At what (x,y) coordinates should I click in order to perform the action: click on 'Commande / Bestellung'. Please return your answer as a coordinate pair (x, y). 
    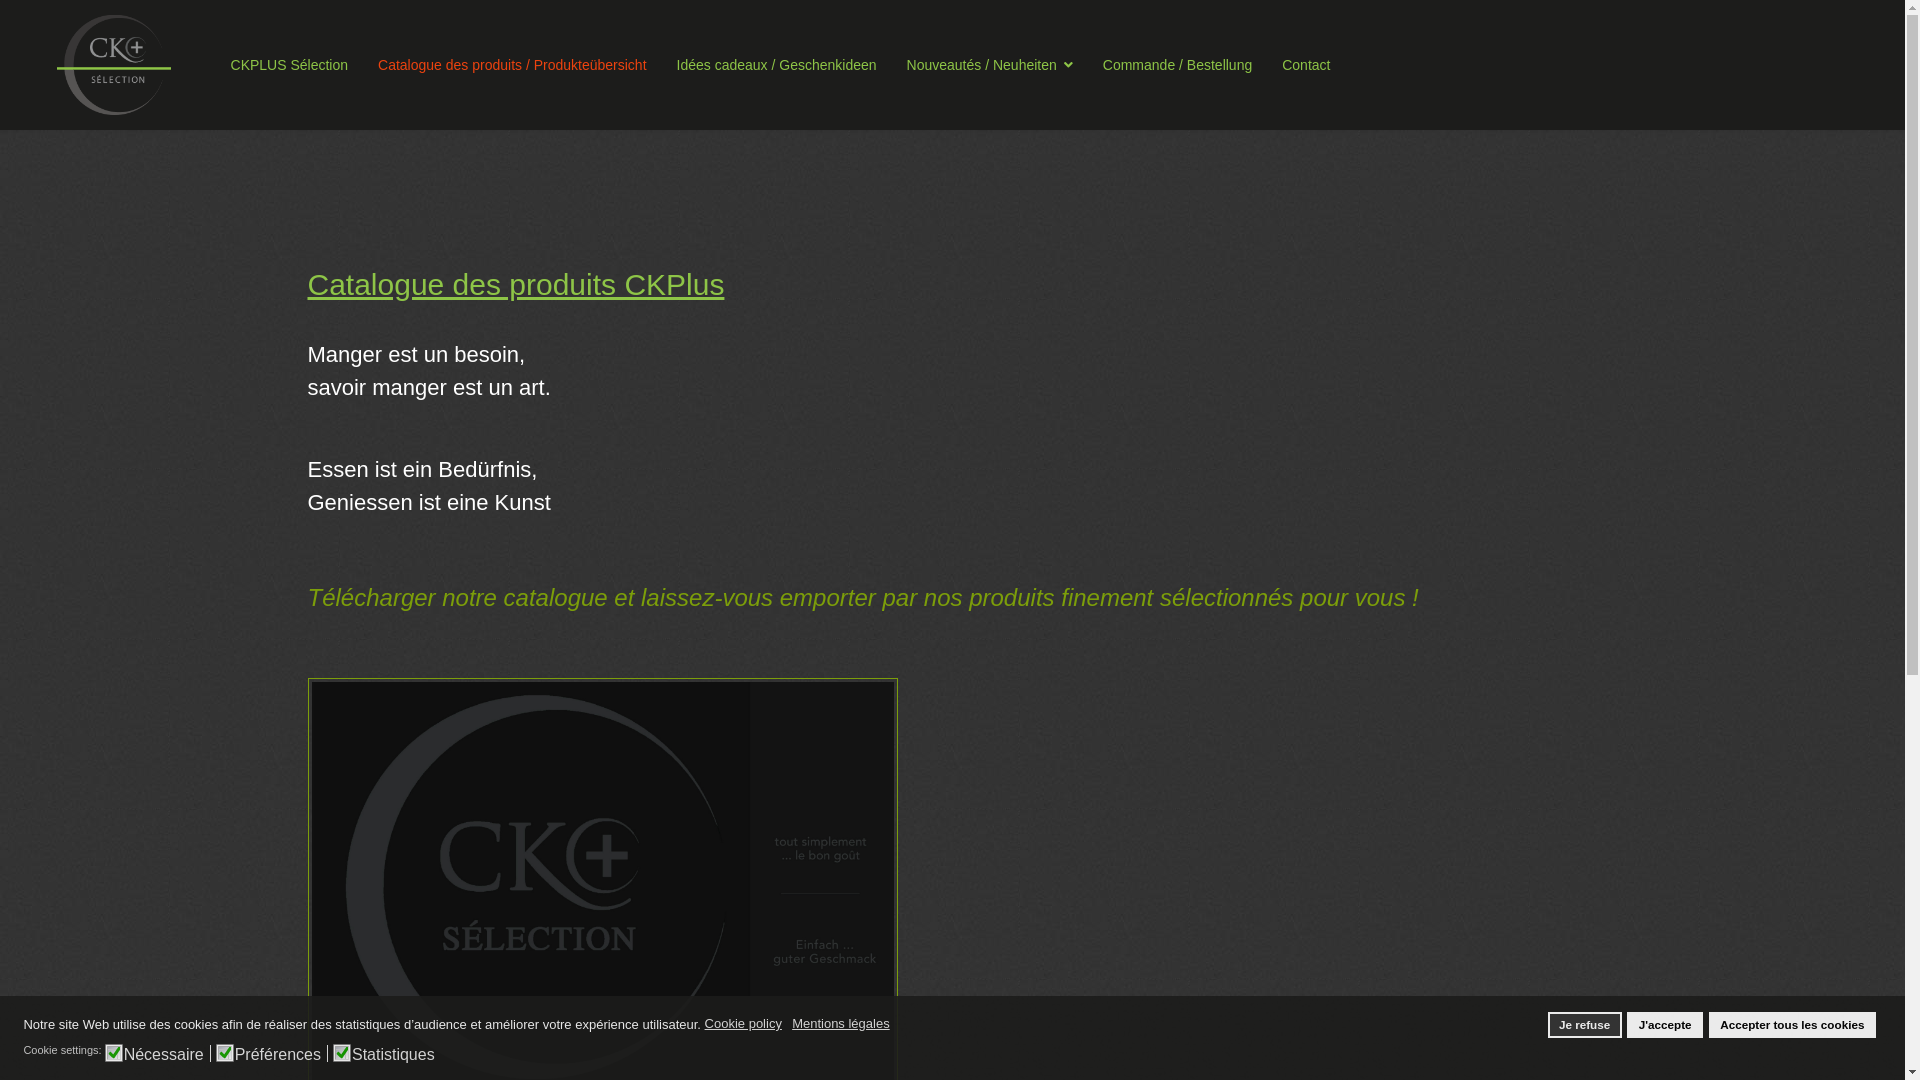
    Looking at the image, I should click on (1177, 64).